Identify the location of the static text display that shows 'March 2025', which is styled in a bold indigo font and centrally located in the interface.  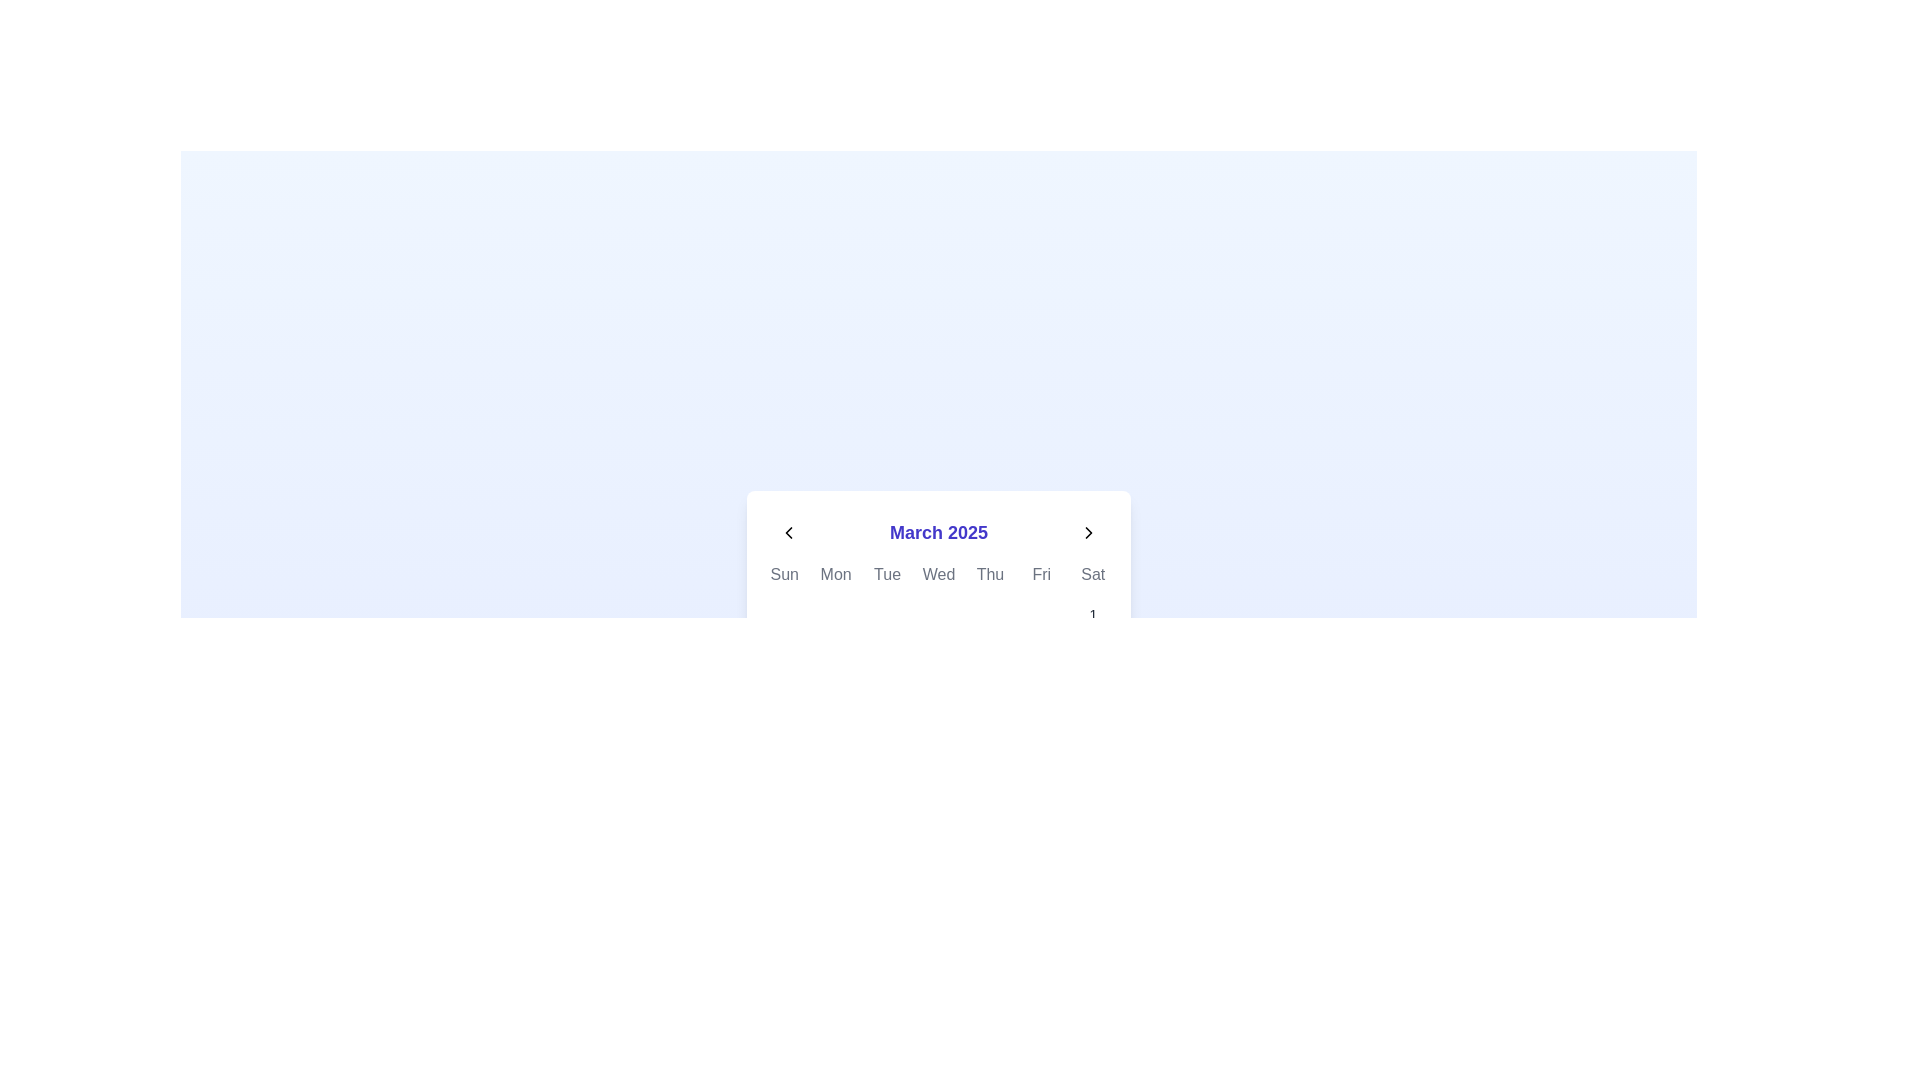
(938, 531).